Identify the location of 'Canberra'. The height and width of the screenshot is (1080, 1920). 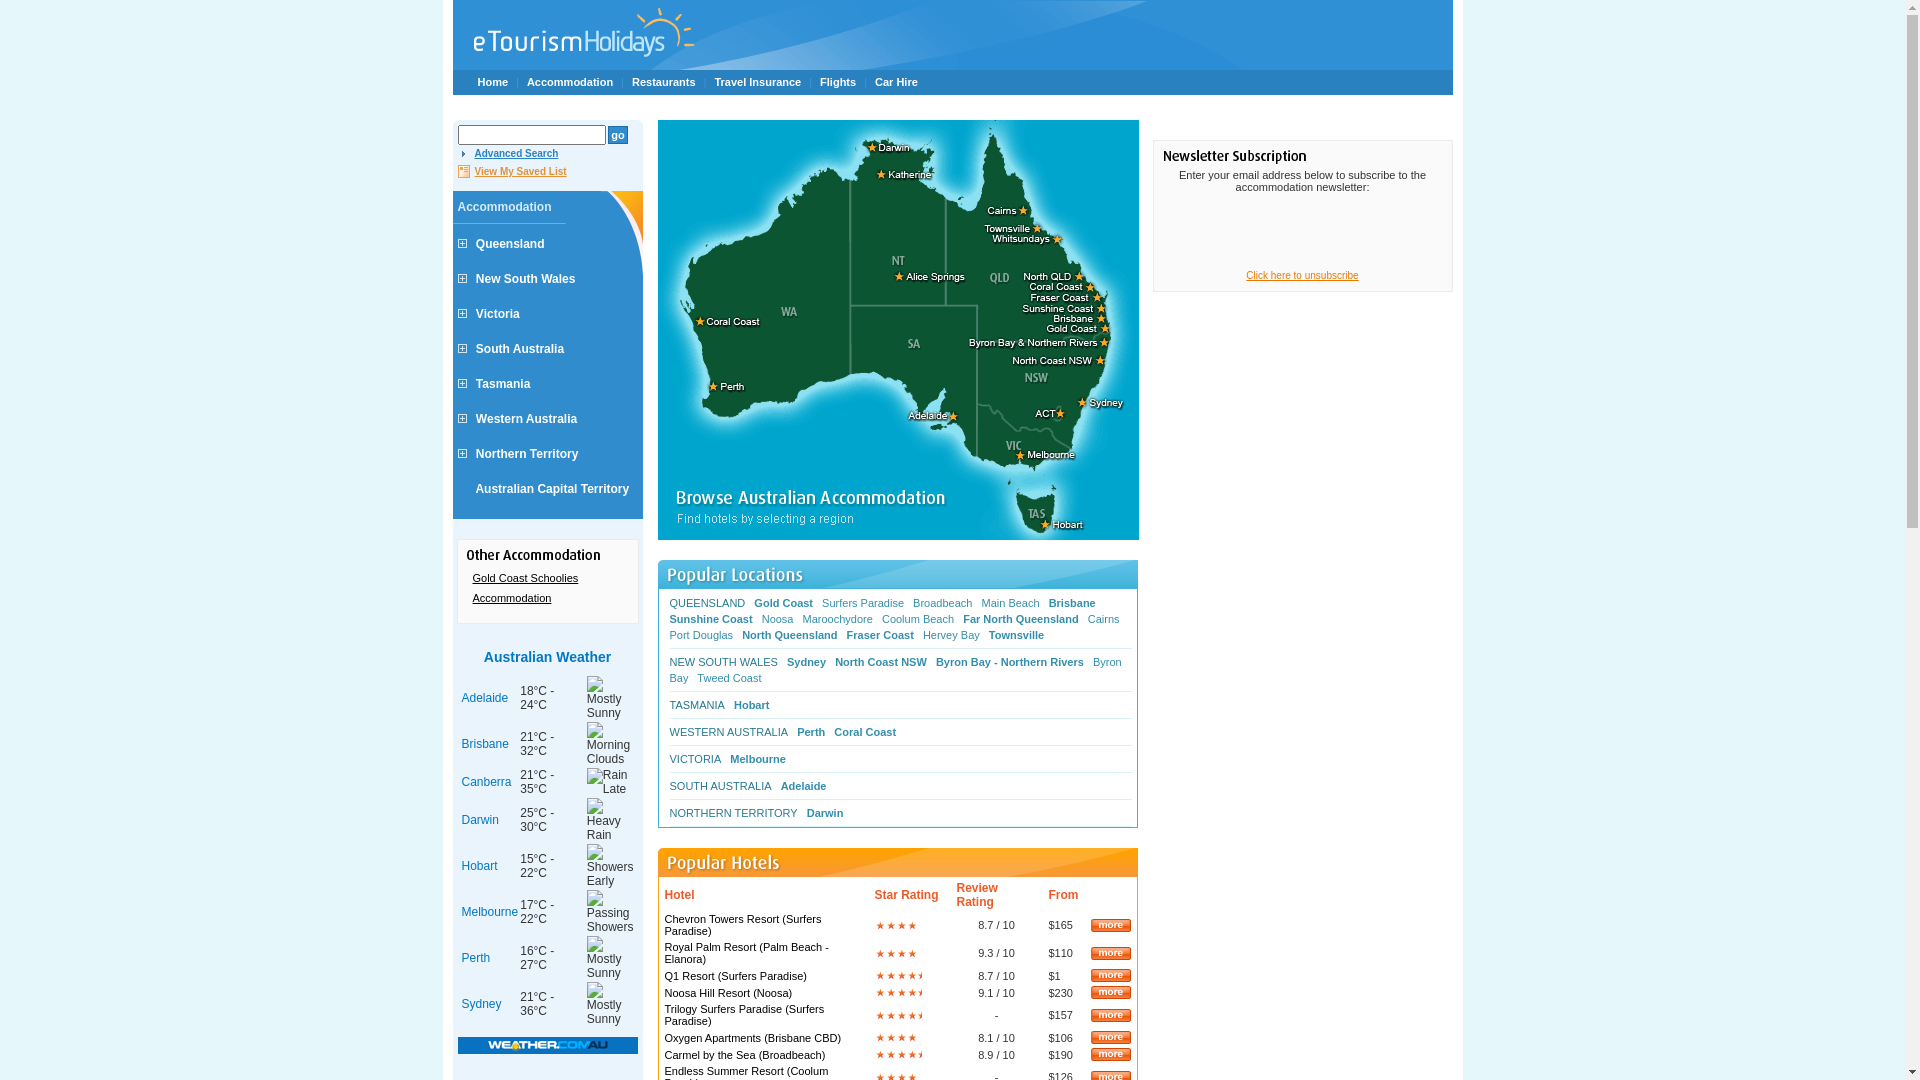
(486, 781).